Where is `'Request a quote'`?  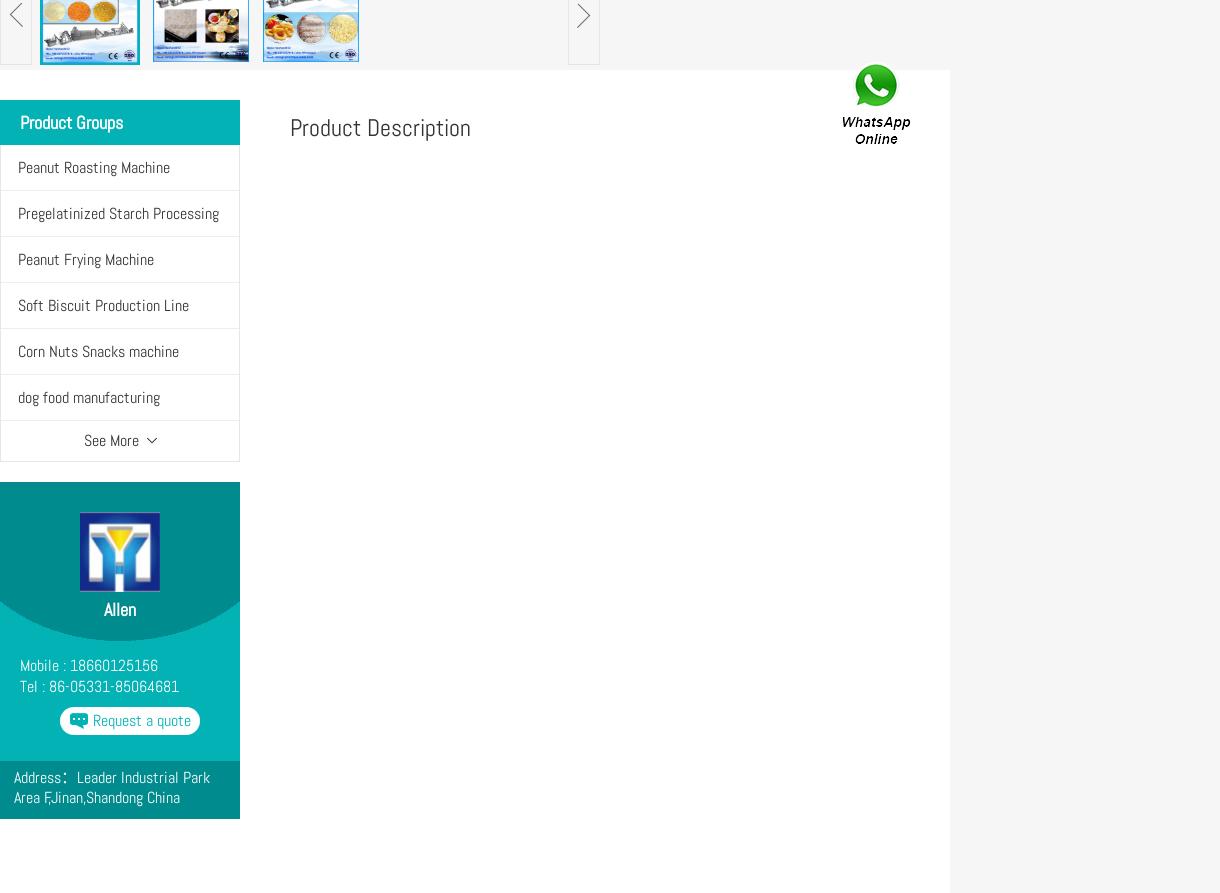
'Request a quote' is located at coordinates (141, 720).